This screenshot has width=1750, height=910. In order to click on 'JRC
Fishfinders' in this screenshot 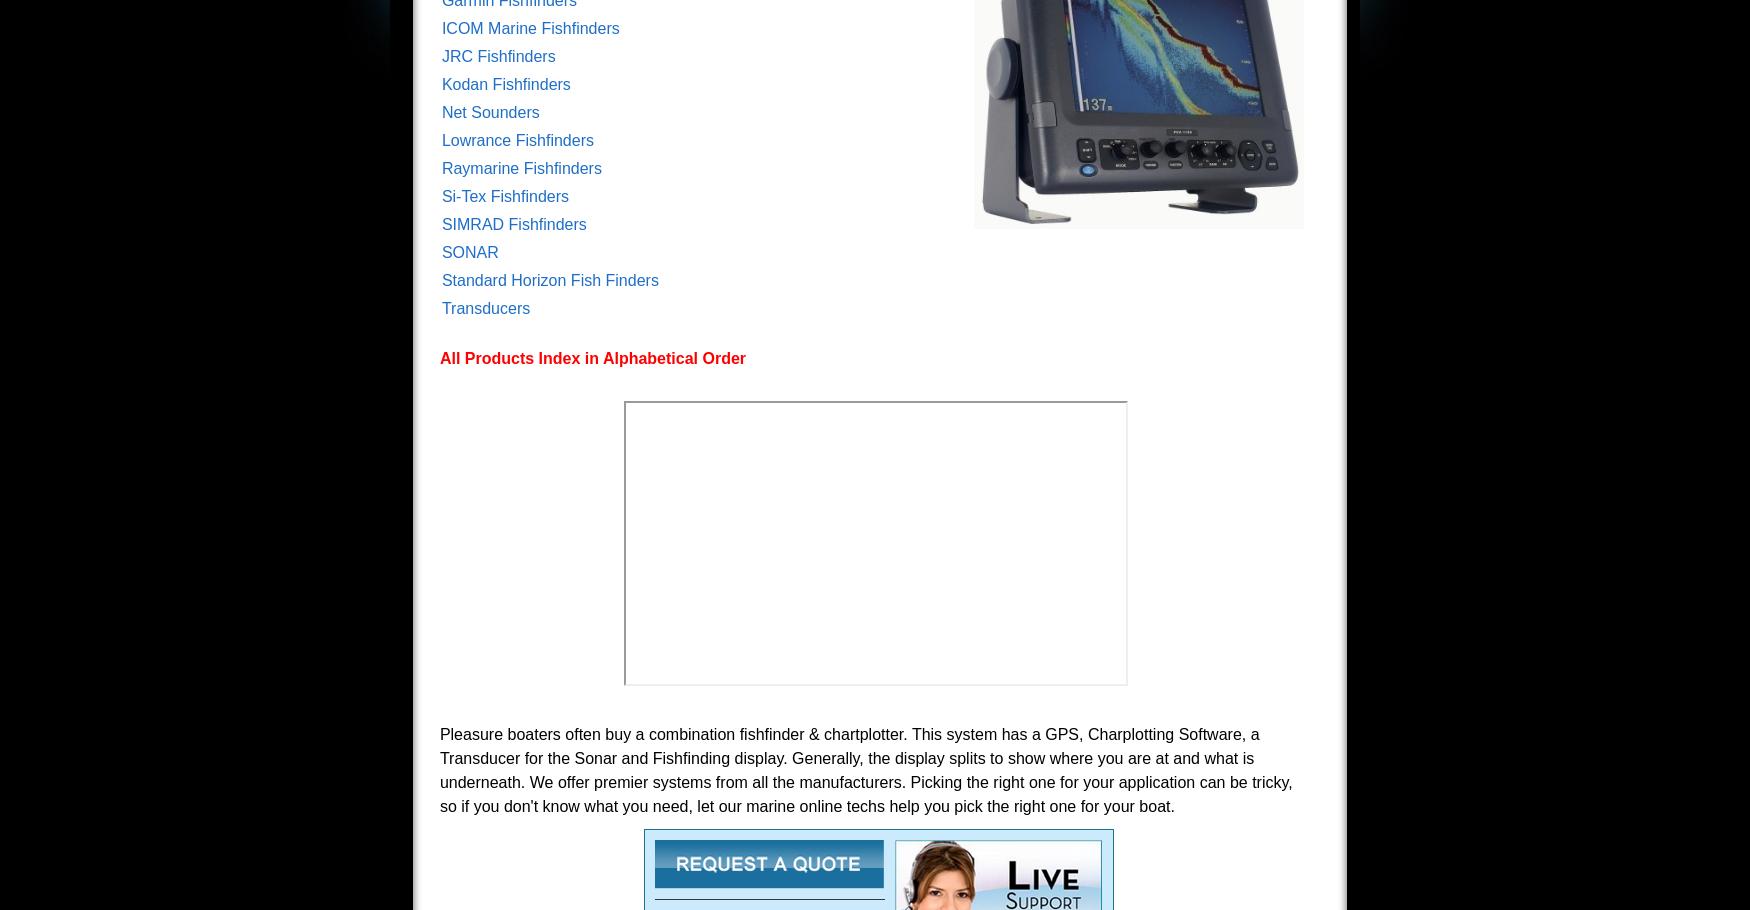, I will do `click(498, 56)`.